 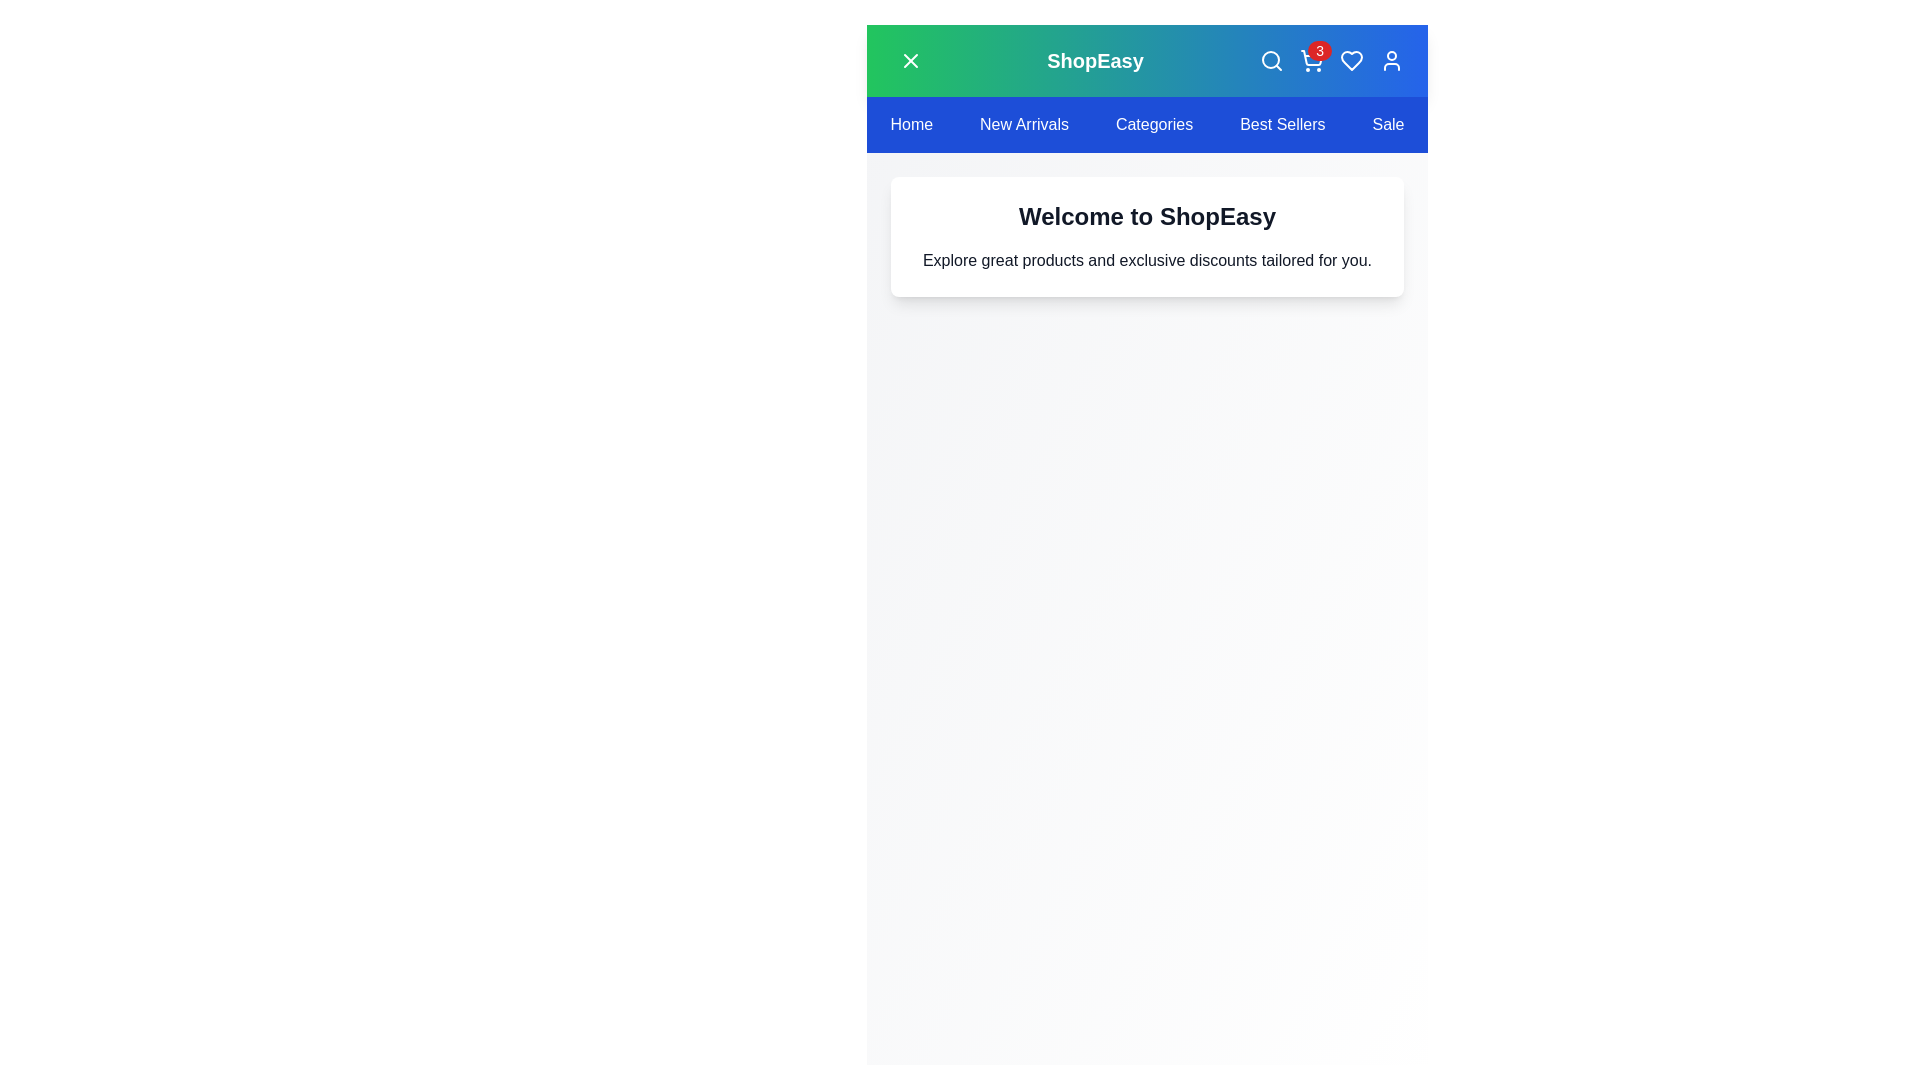 What do you see at coordinates (1024, 124) in the screenshot?
I see `the navbar item labeled 'New Arrivals' to navigate to the corresponding section` at bounding box center [1024, 124].